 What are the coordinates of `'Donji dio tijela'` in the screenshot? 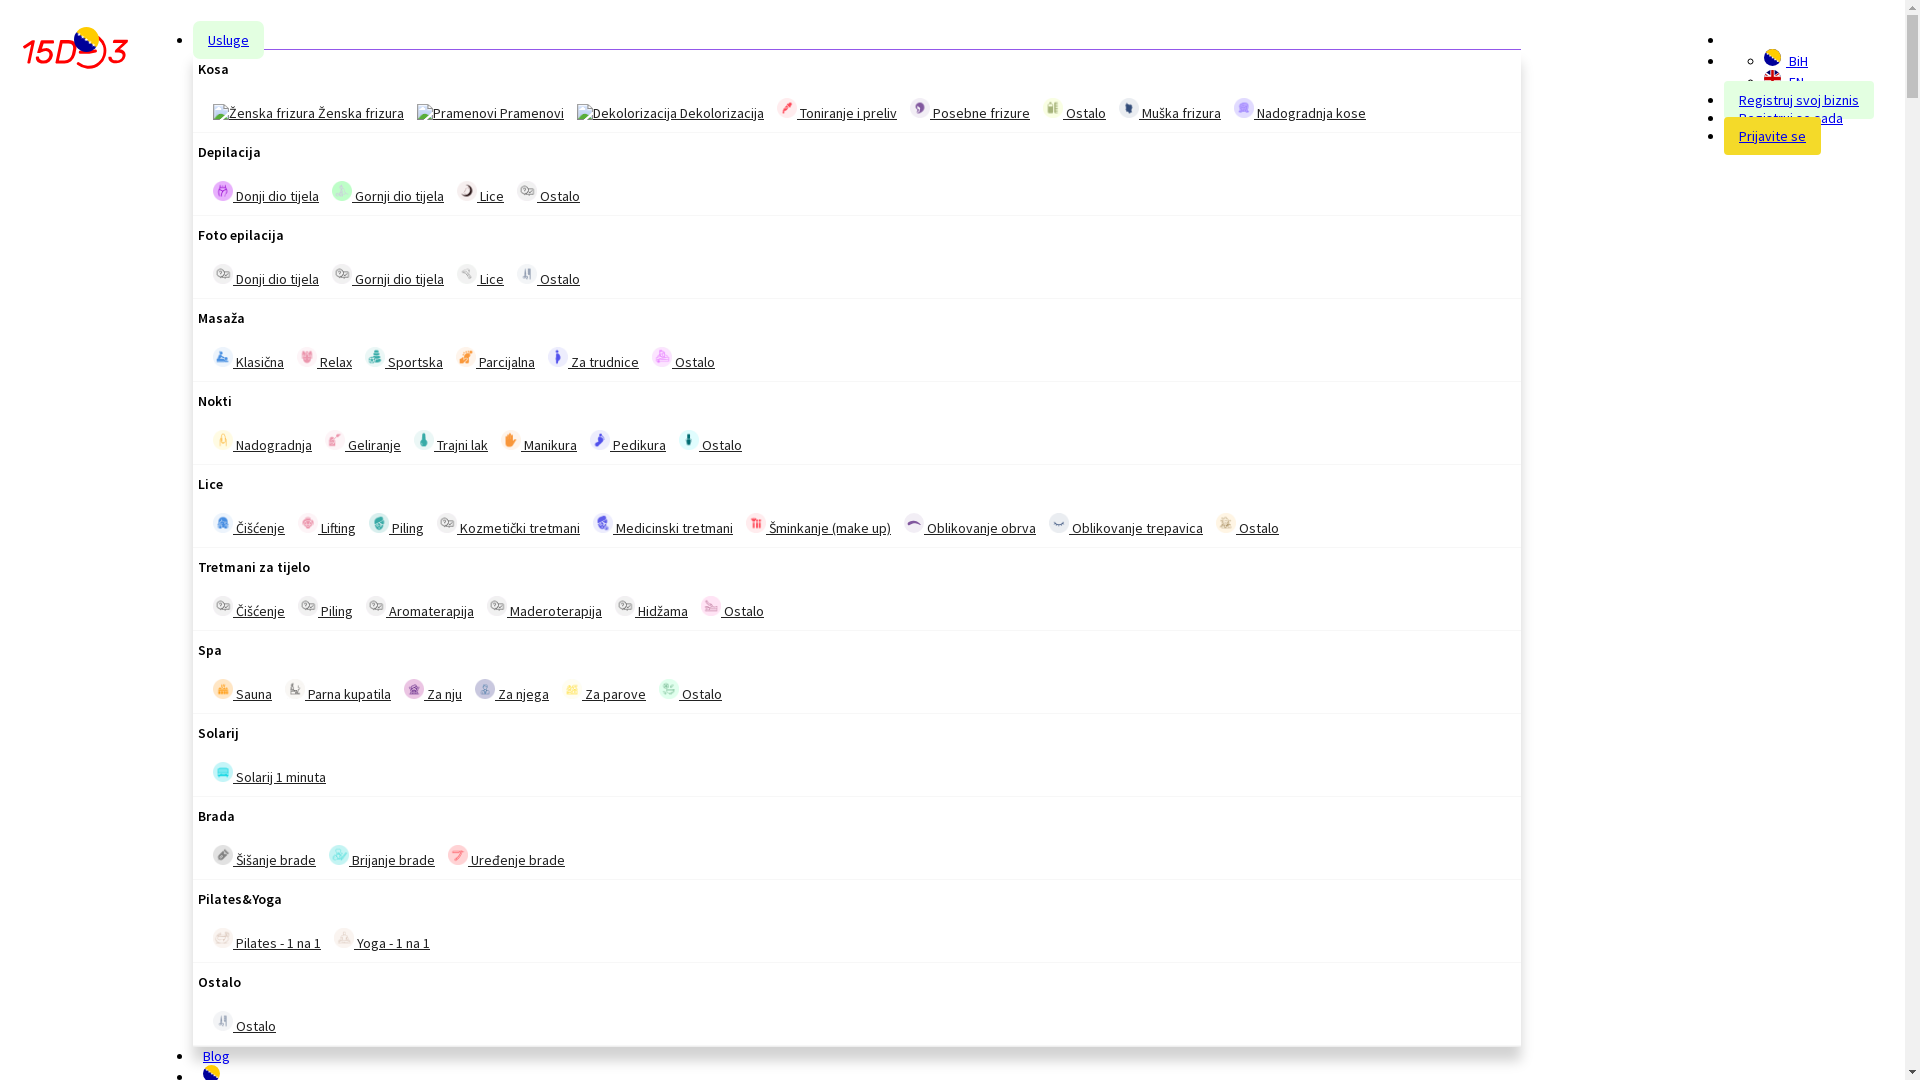 It's located at (212, 191).